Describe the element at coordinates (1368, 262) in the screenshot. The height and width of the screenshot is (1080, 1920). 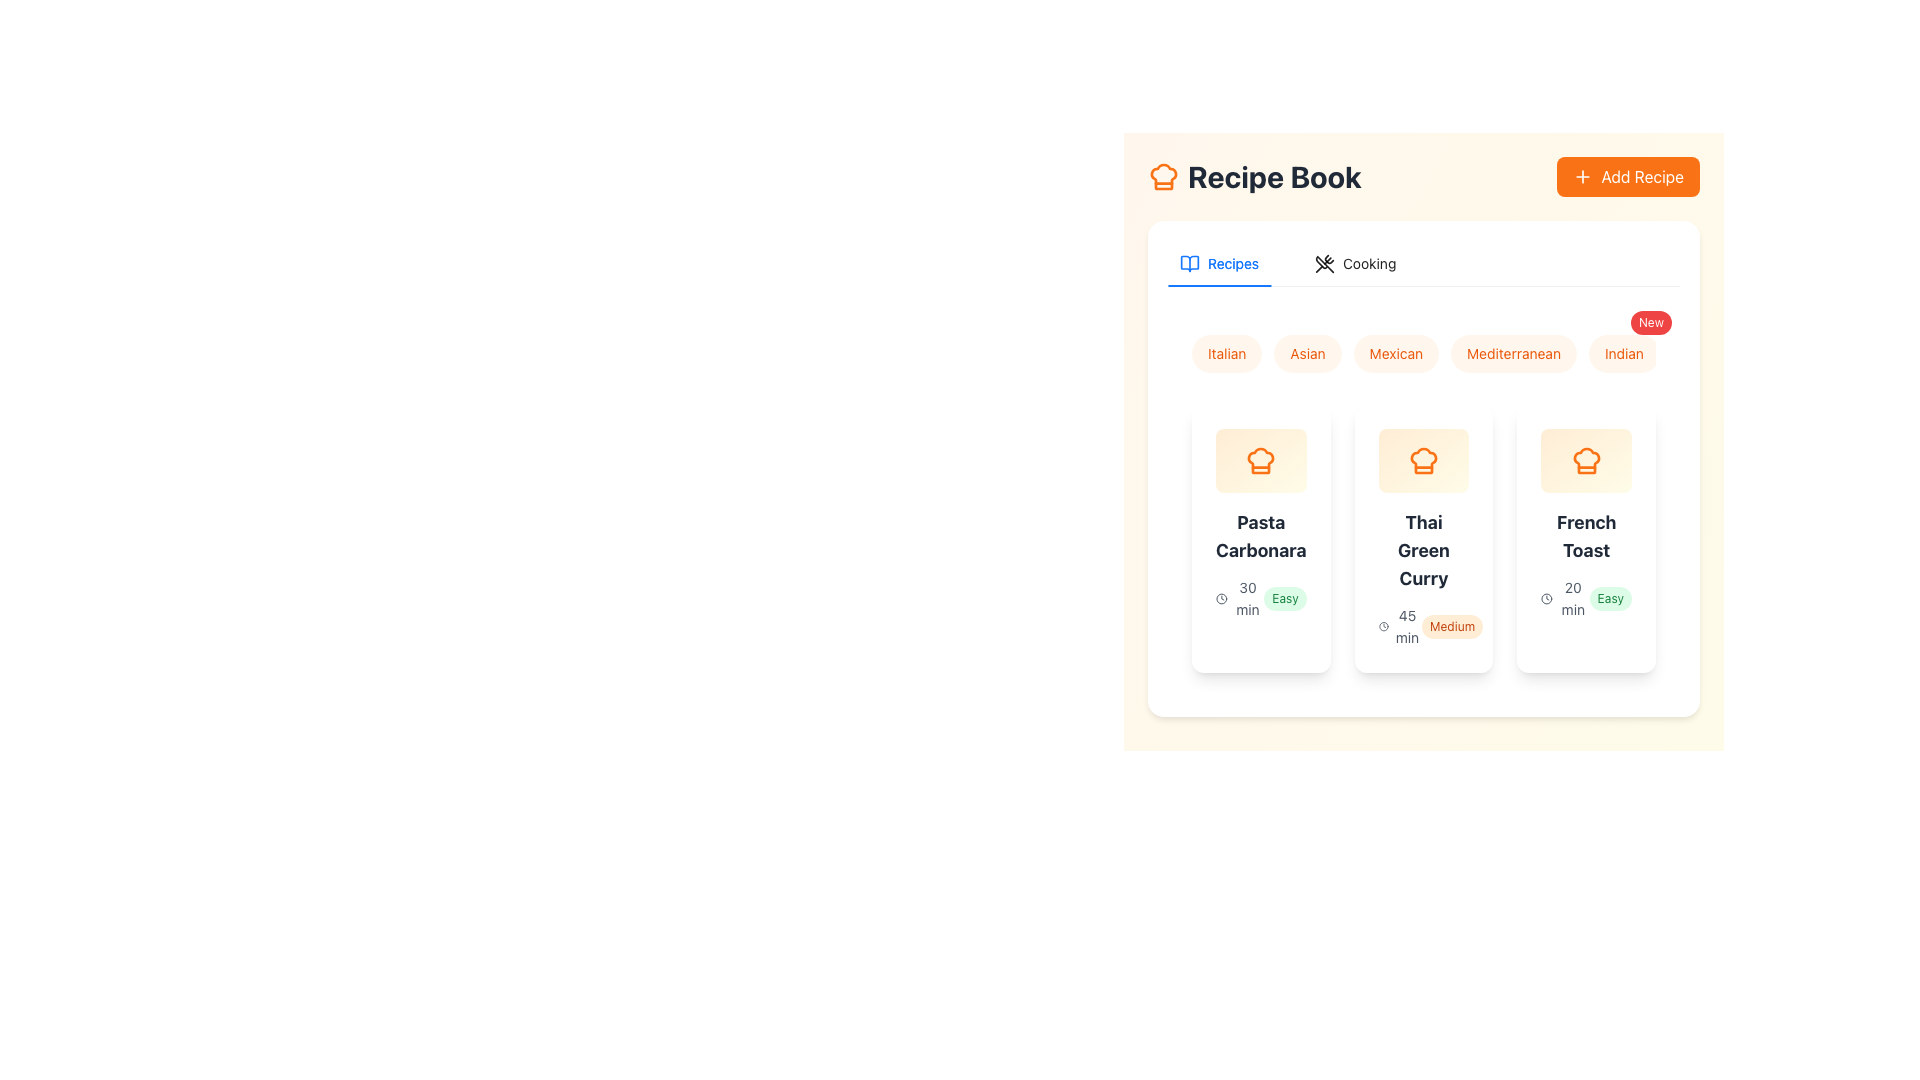
I see `the text label indicating a section or category related` at that location.